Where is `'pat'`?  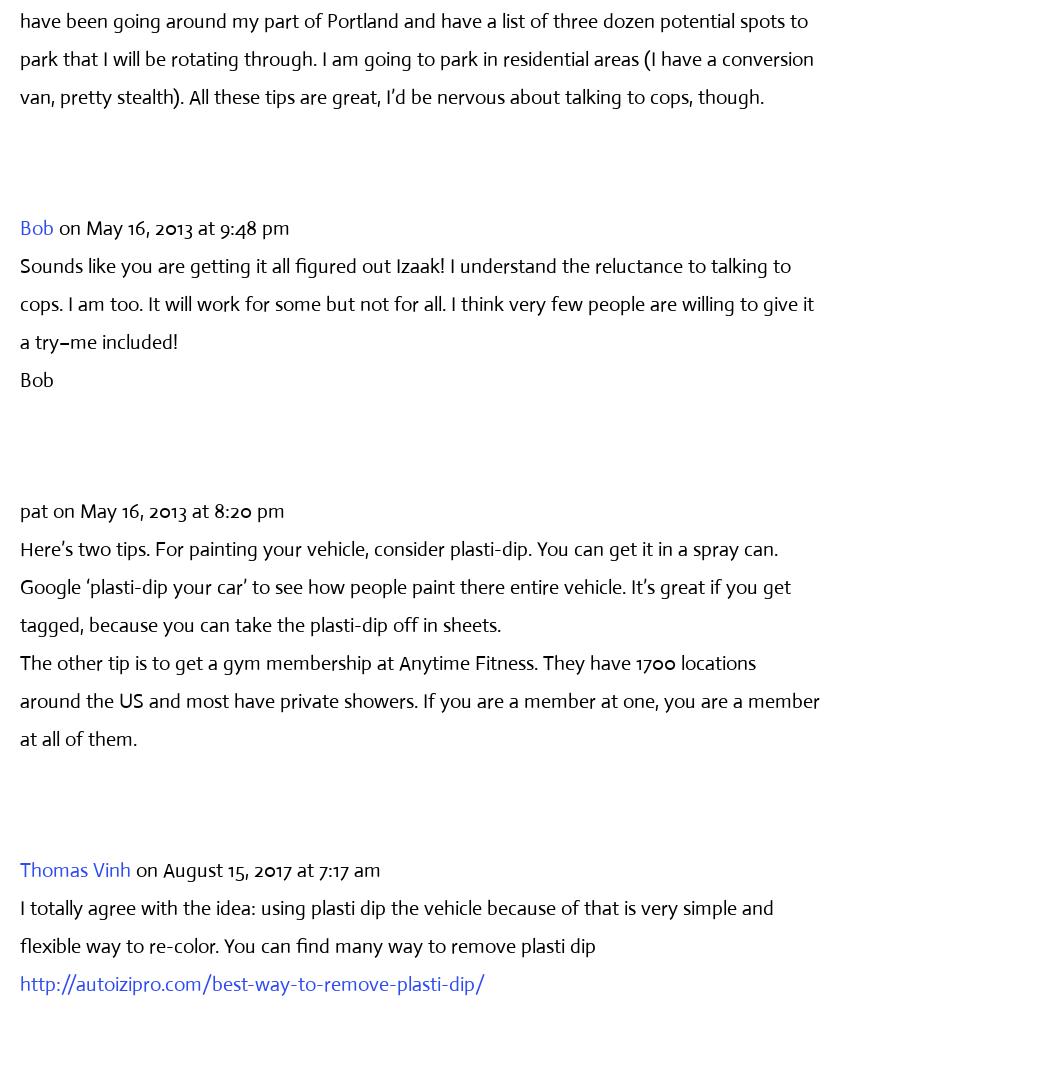 'pat' is located at coordinates (34, 510).